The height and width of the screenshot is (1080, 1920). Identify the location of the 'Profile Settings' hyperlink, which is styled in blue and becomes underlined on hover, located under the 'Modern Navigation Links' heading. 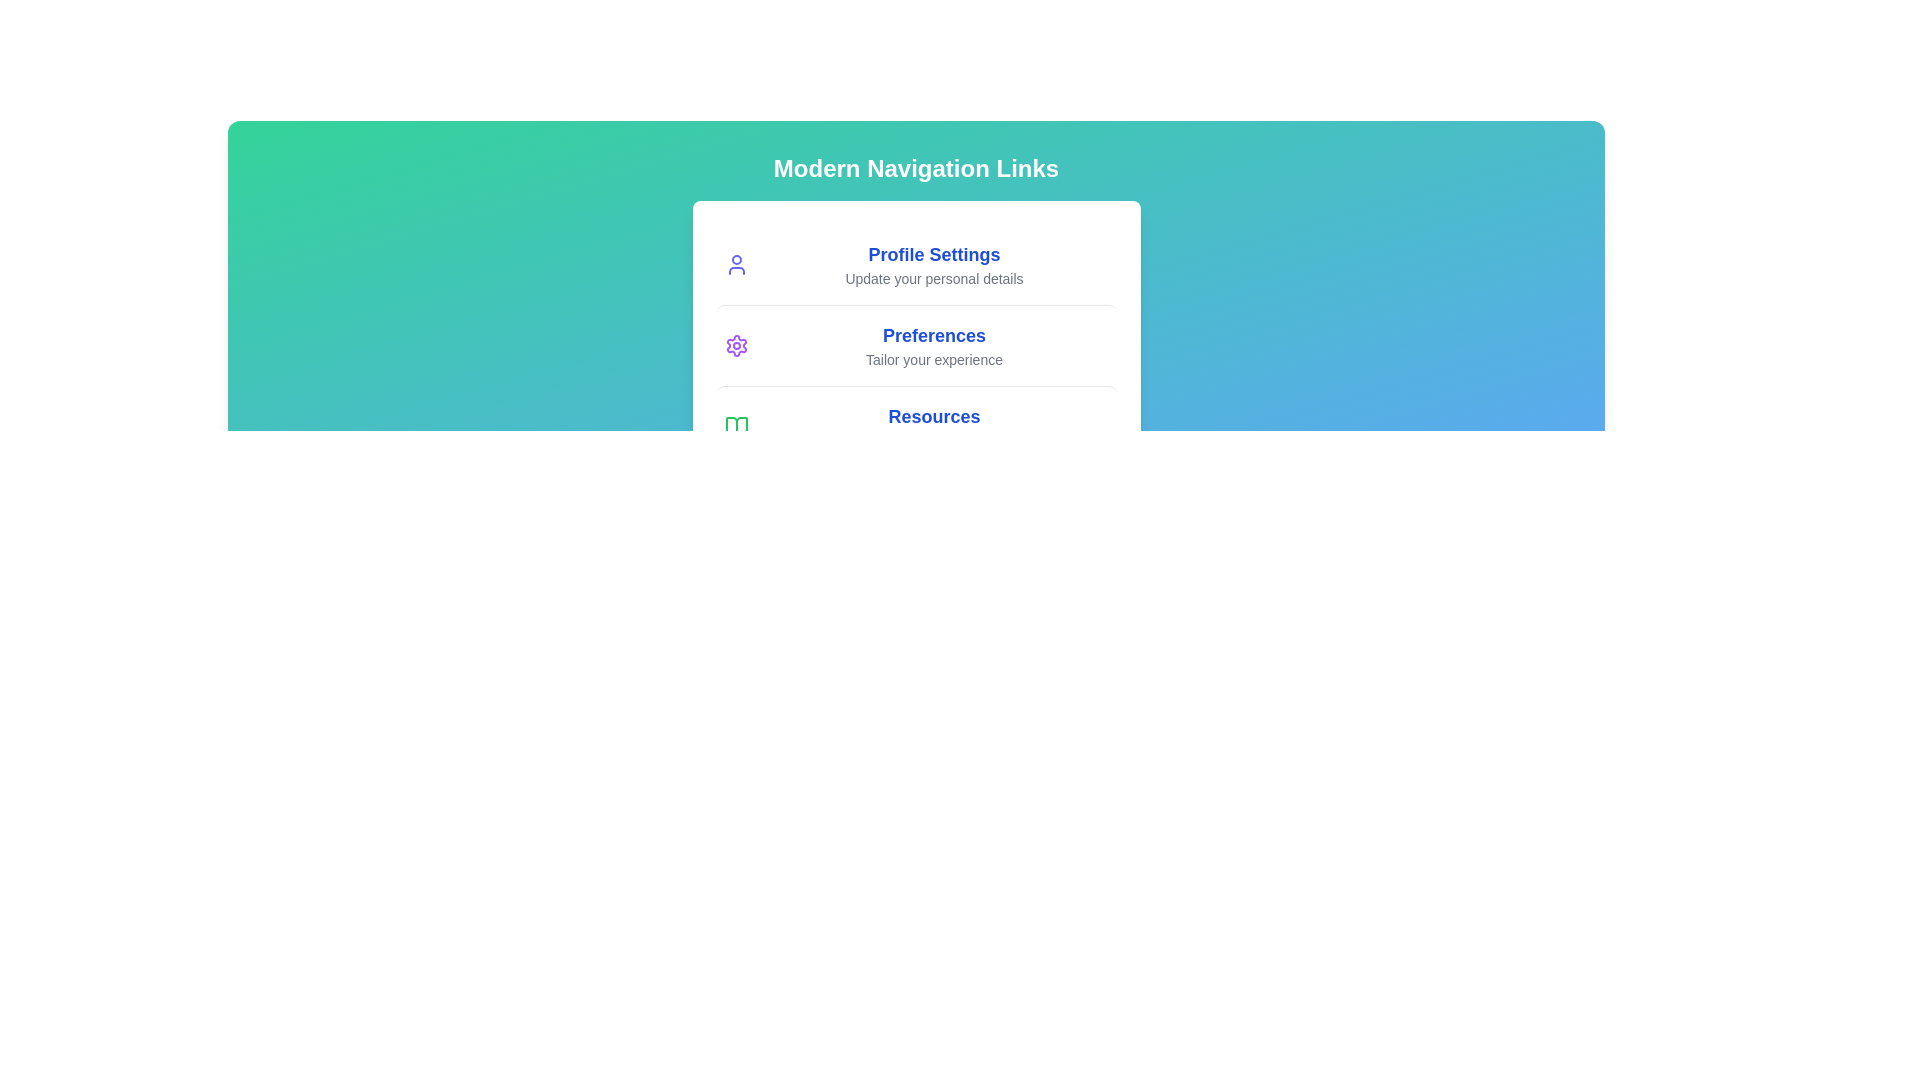
(933, 253).